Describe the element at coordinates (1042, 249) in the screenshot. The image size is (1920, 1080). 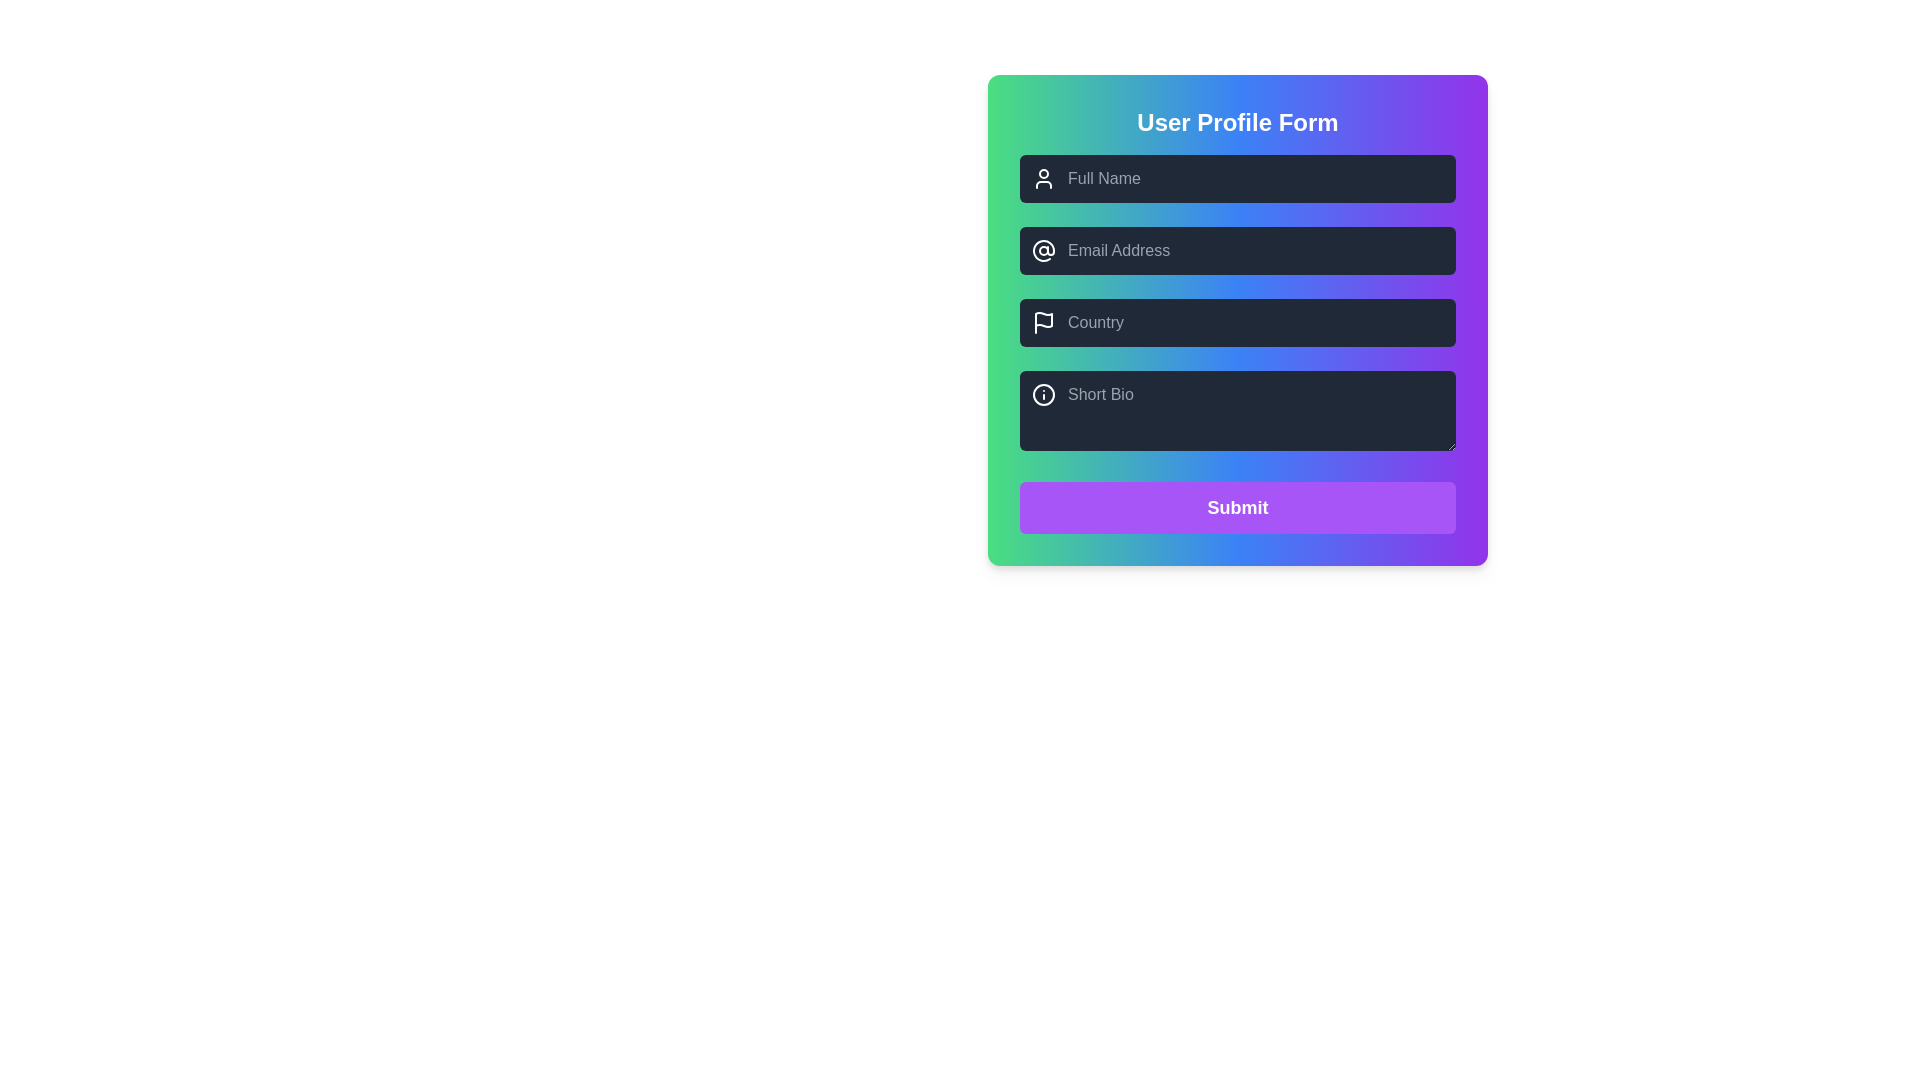
I see `the '@' icon displayed in white color on a dark background, located to the left of the 'Email Address' input field in the user profile form` at that location.